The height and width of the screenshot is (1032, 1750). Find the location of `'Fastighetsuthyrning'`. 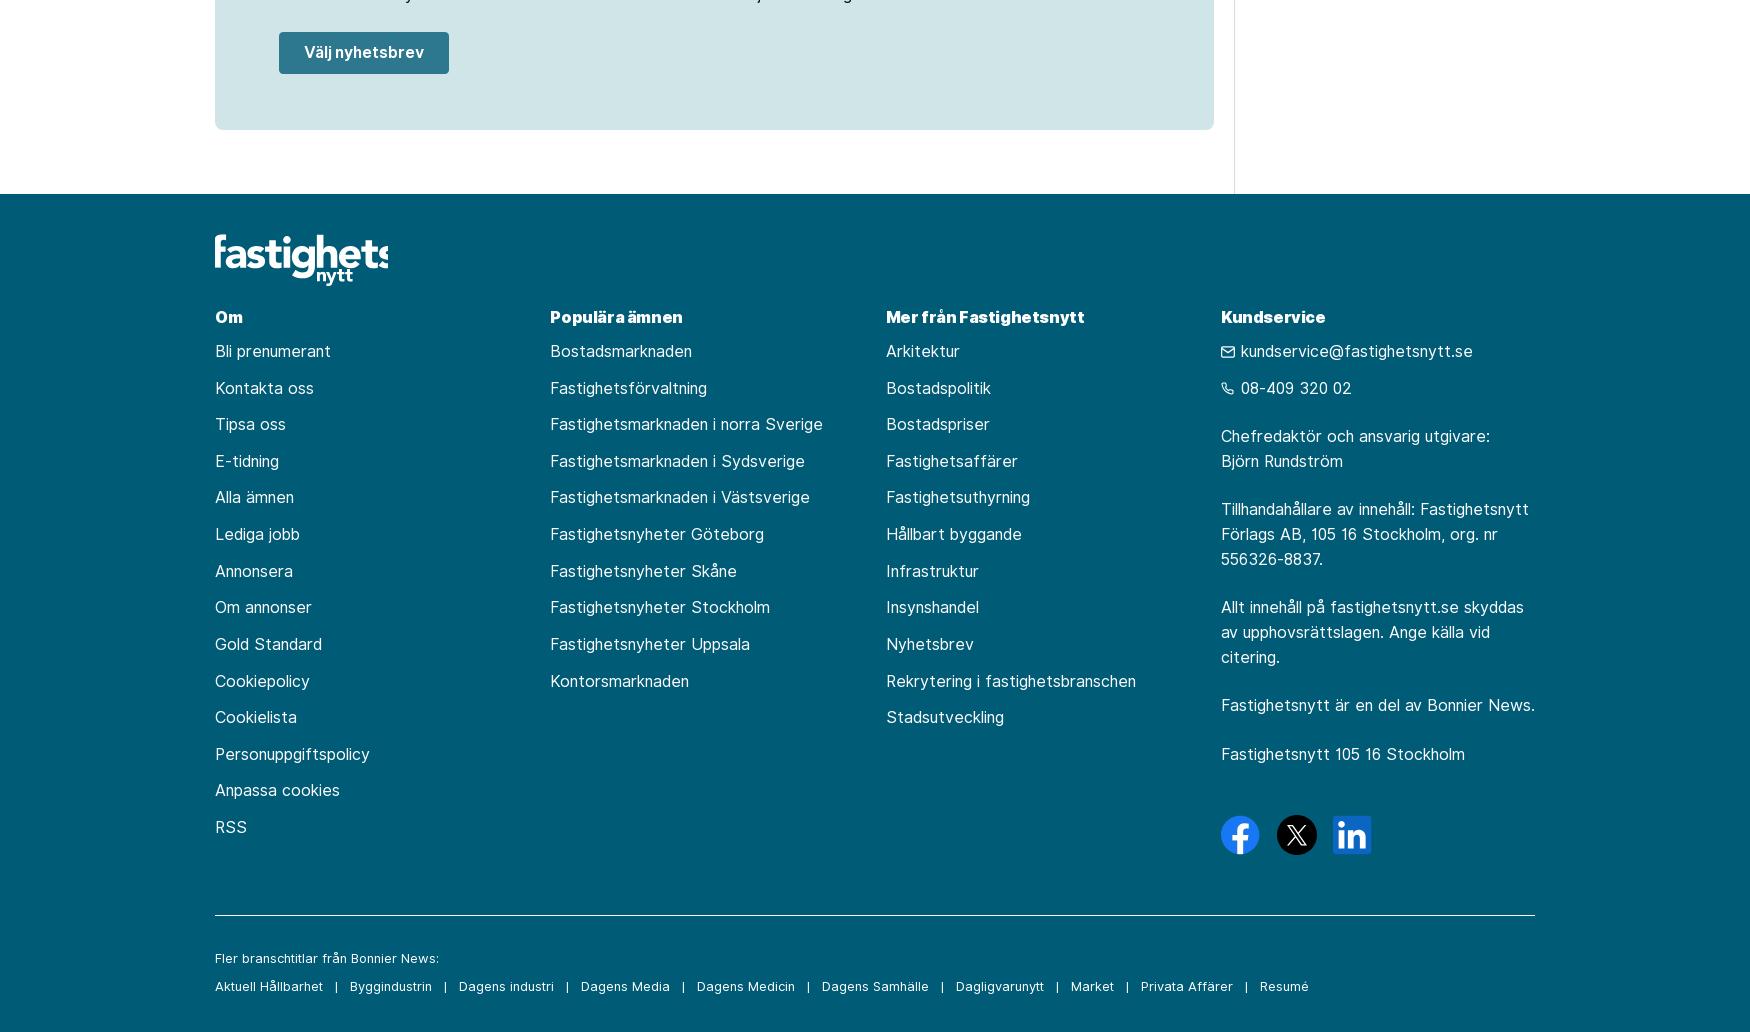

'Fastighetsuthyrning' is located at coordinates (957, 496).